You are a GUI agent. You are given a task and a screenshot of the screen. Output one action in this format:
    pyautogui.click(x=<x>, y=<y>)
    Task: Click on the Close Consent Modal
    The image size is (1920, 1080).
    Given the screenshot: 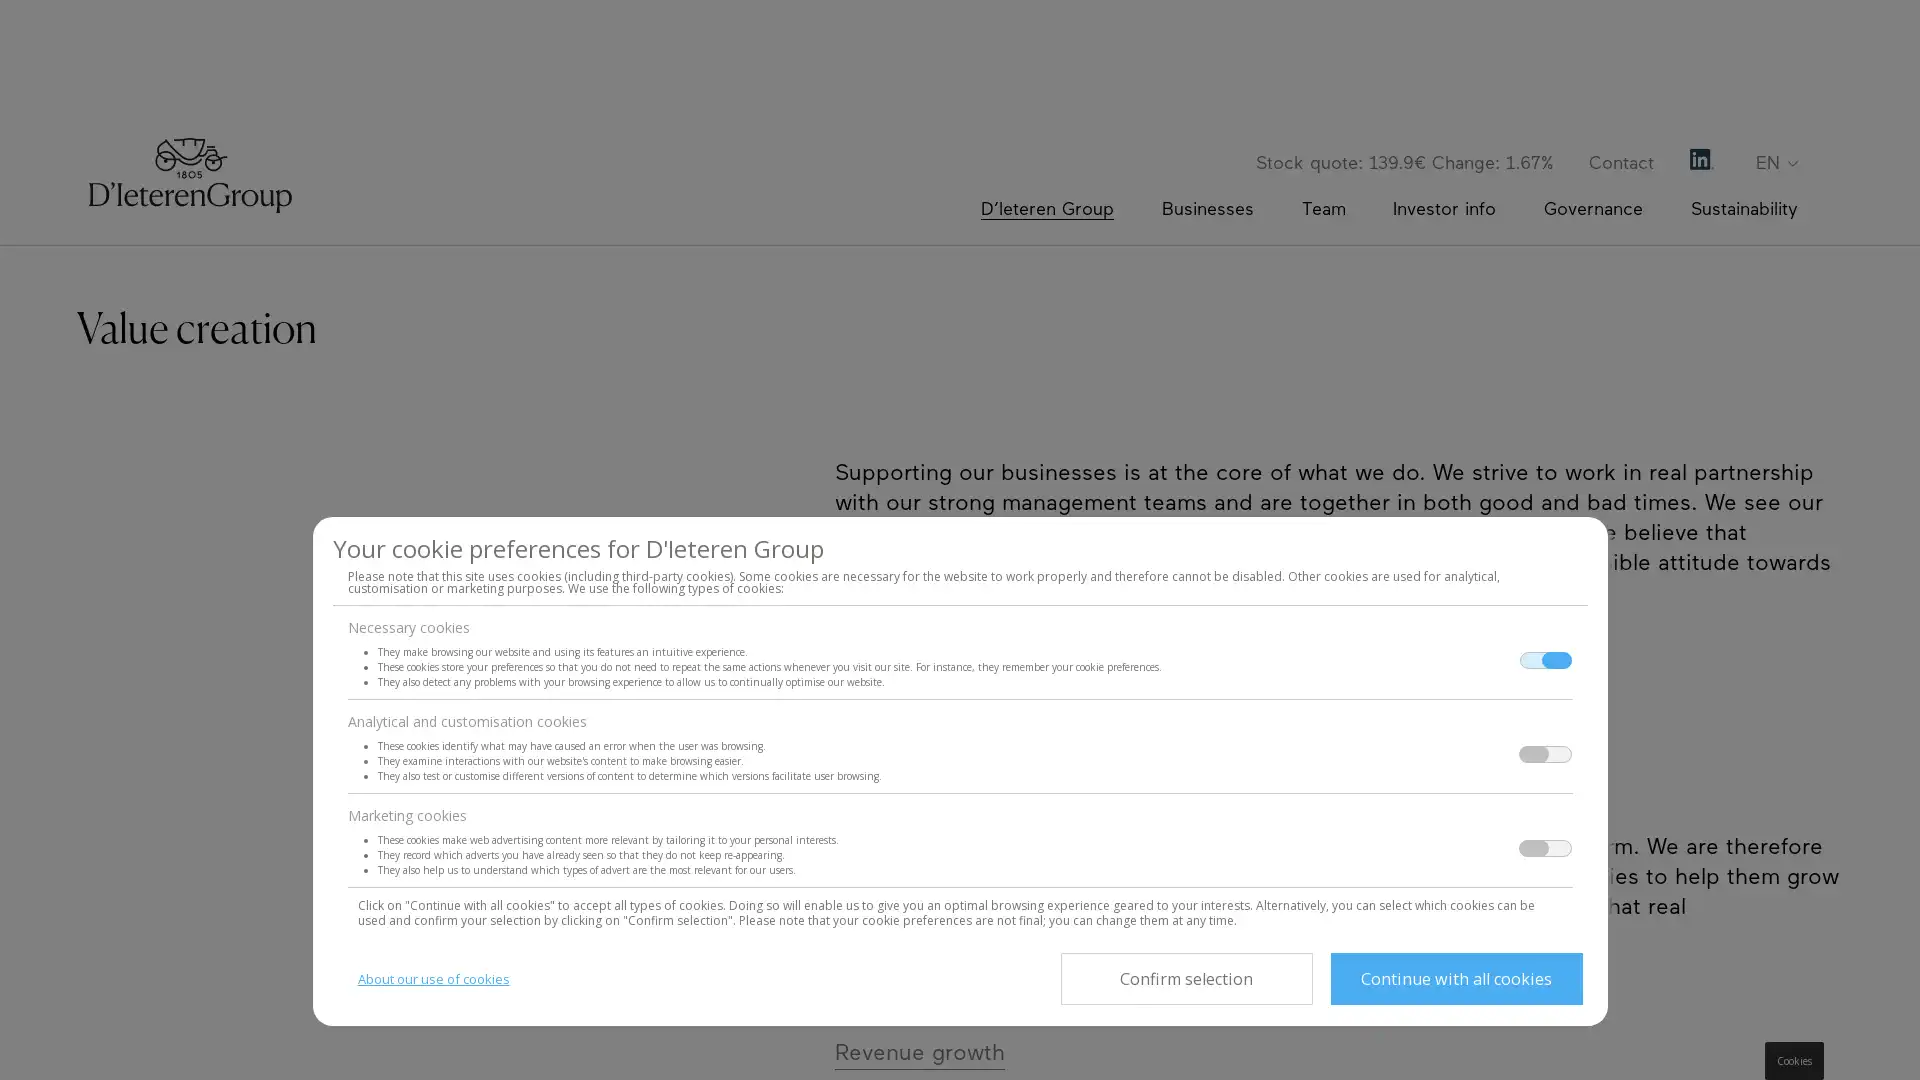 What is the action you would take?
    pyautogui.click(x=1455, y=978)
    